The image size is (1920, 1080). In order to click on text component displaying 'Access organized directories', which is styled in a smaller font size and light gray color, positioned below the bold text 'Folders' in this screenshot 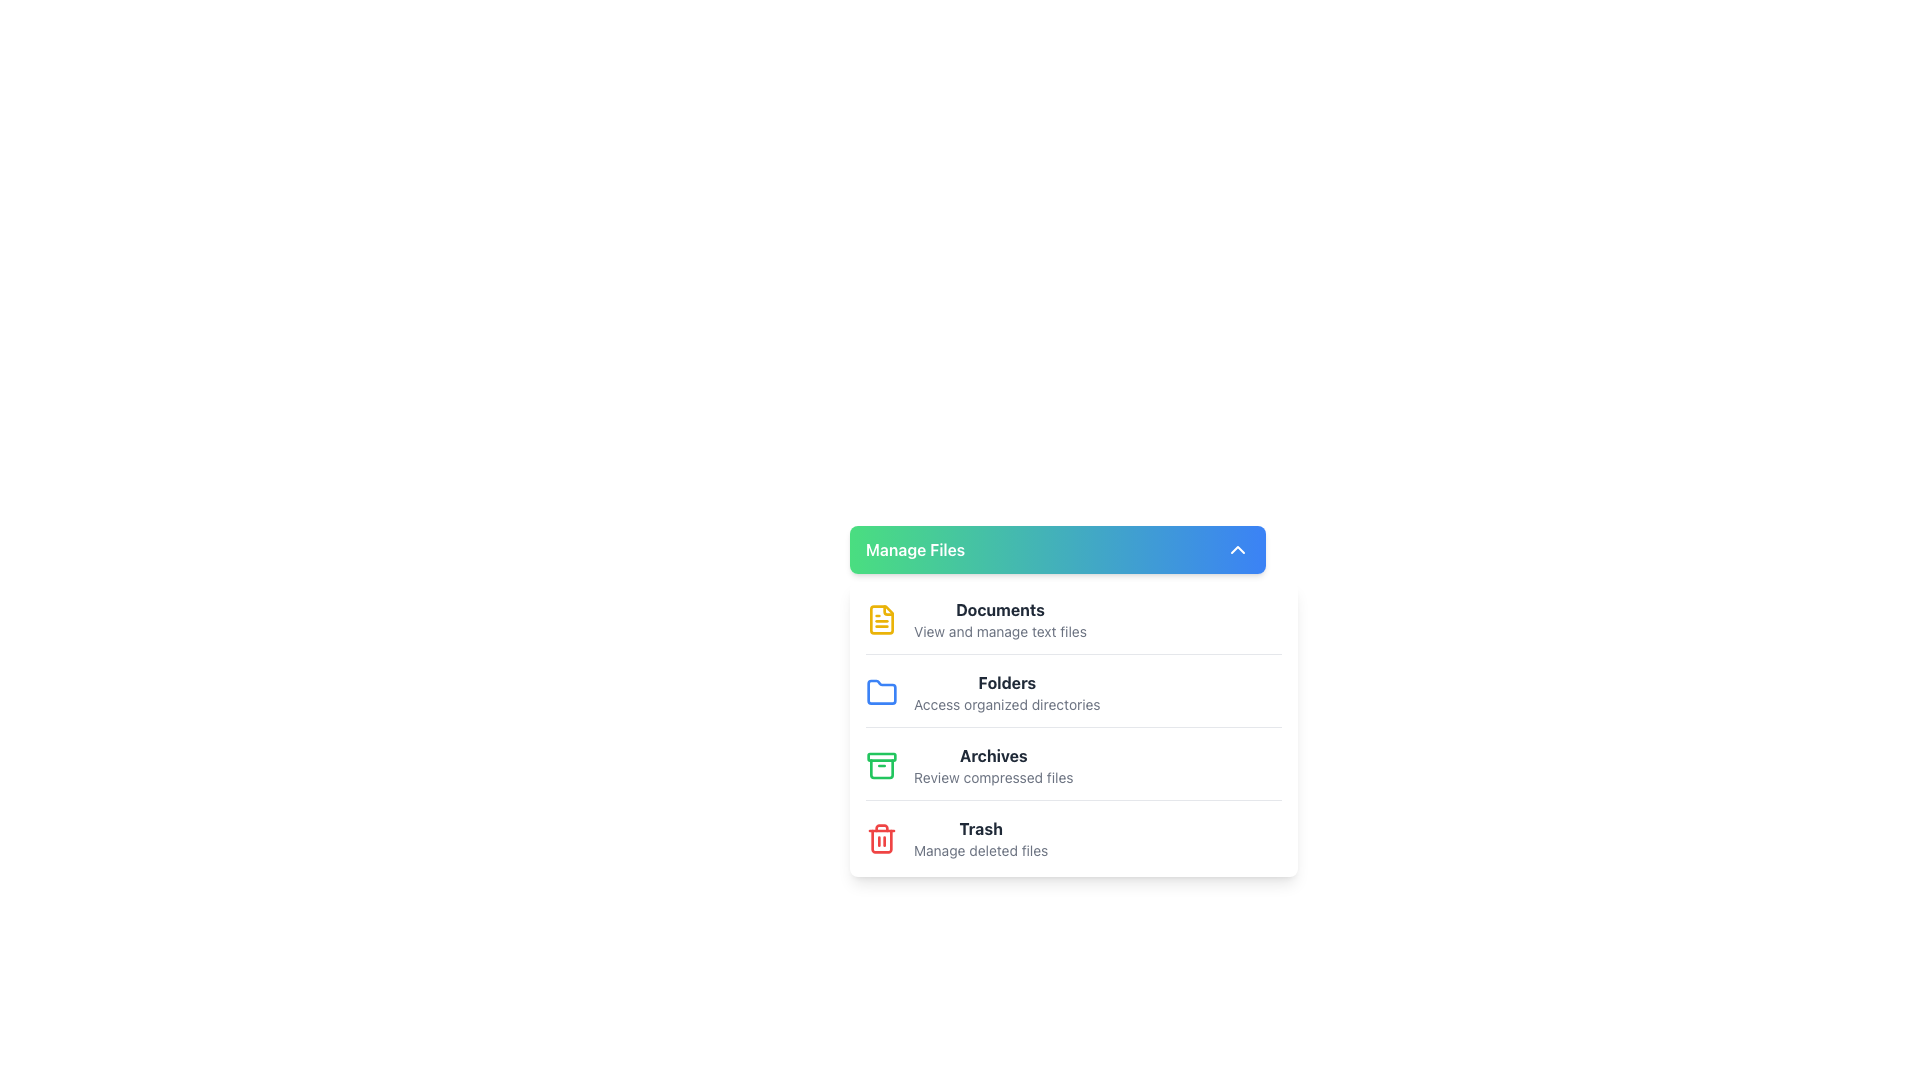, I will do `click(1007, 704)`.